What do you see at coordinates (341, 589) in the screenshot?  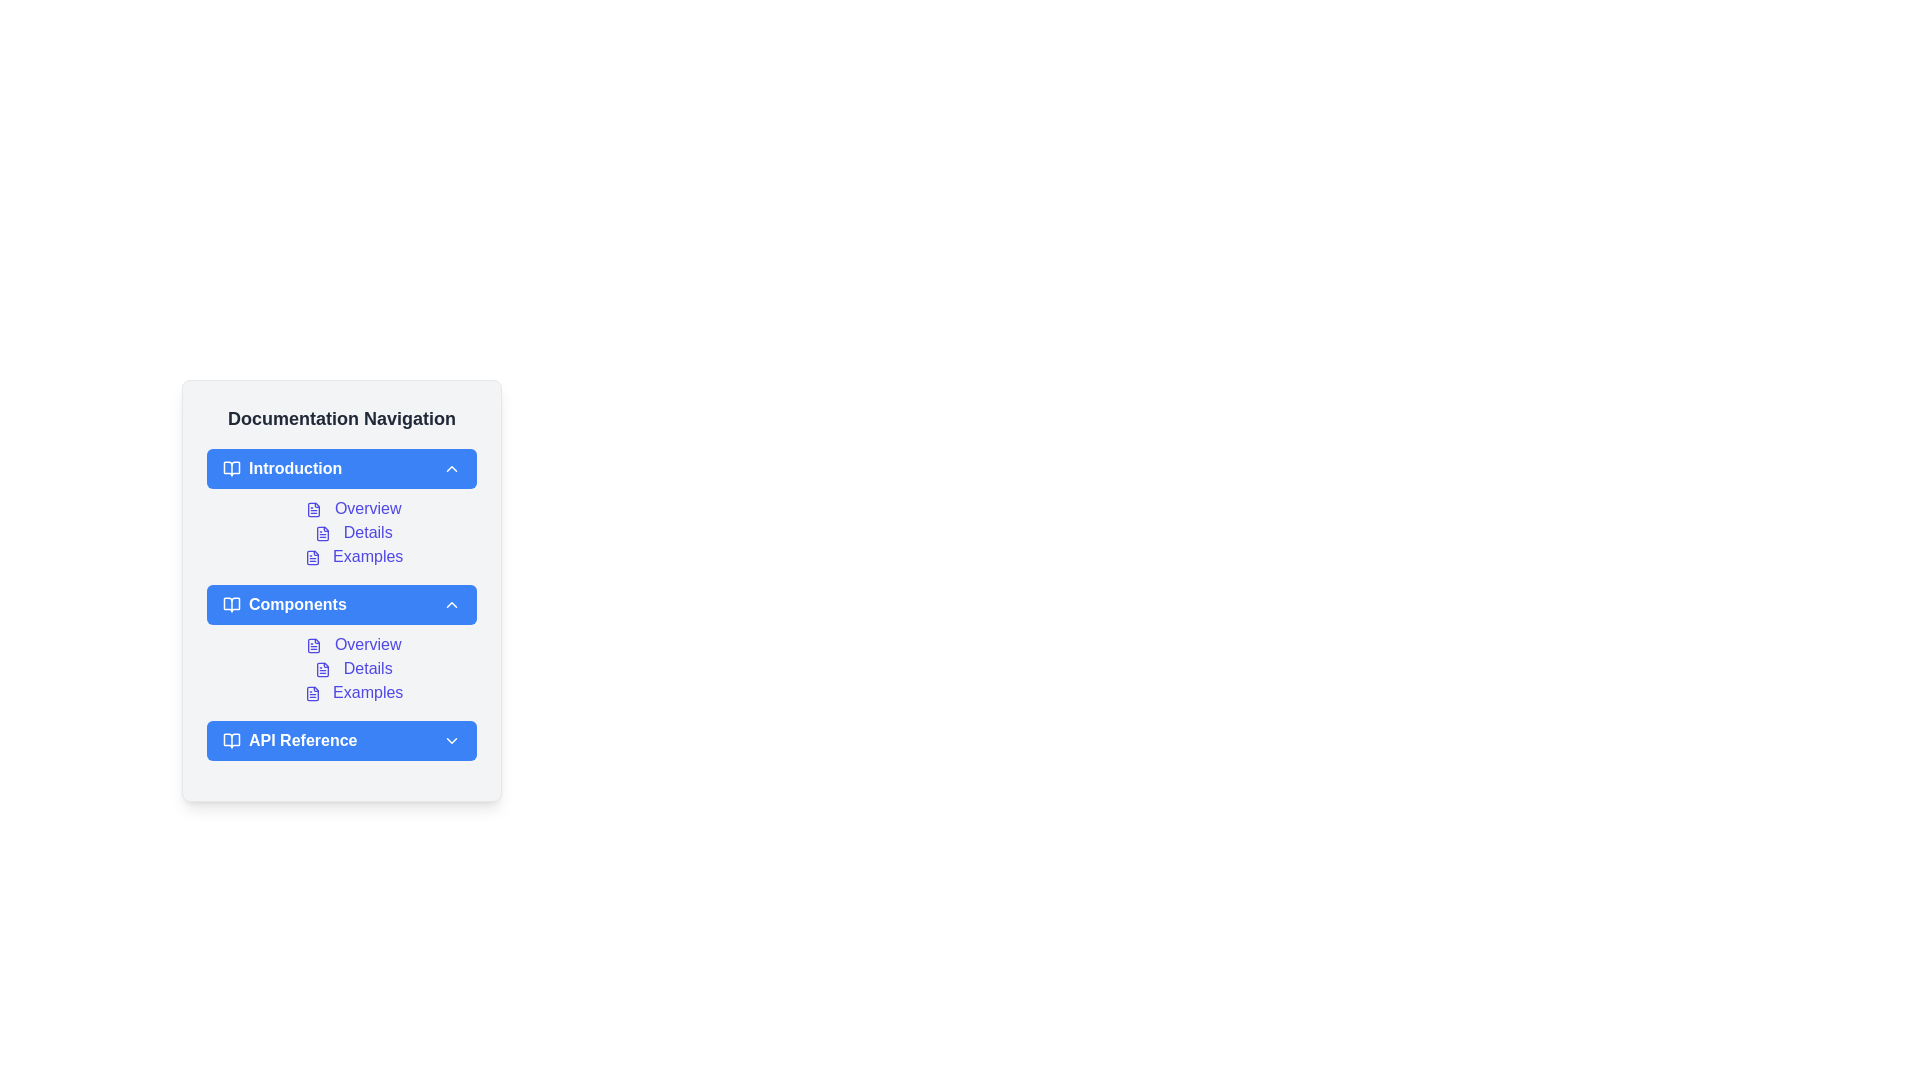 I see `the 'Components' interactive expandable menu section located below the 'Introduction' section` at bounding box center [341, 589].